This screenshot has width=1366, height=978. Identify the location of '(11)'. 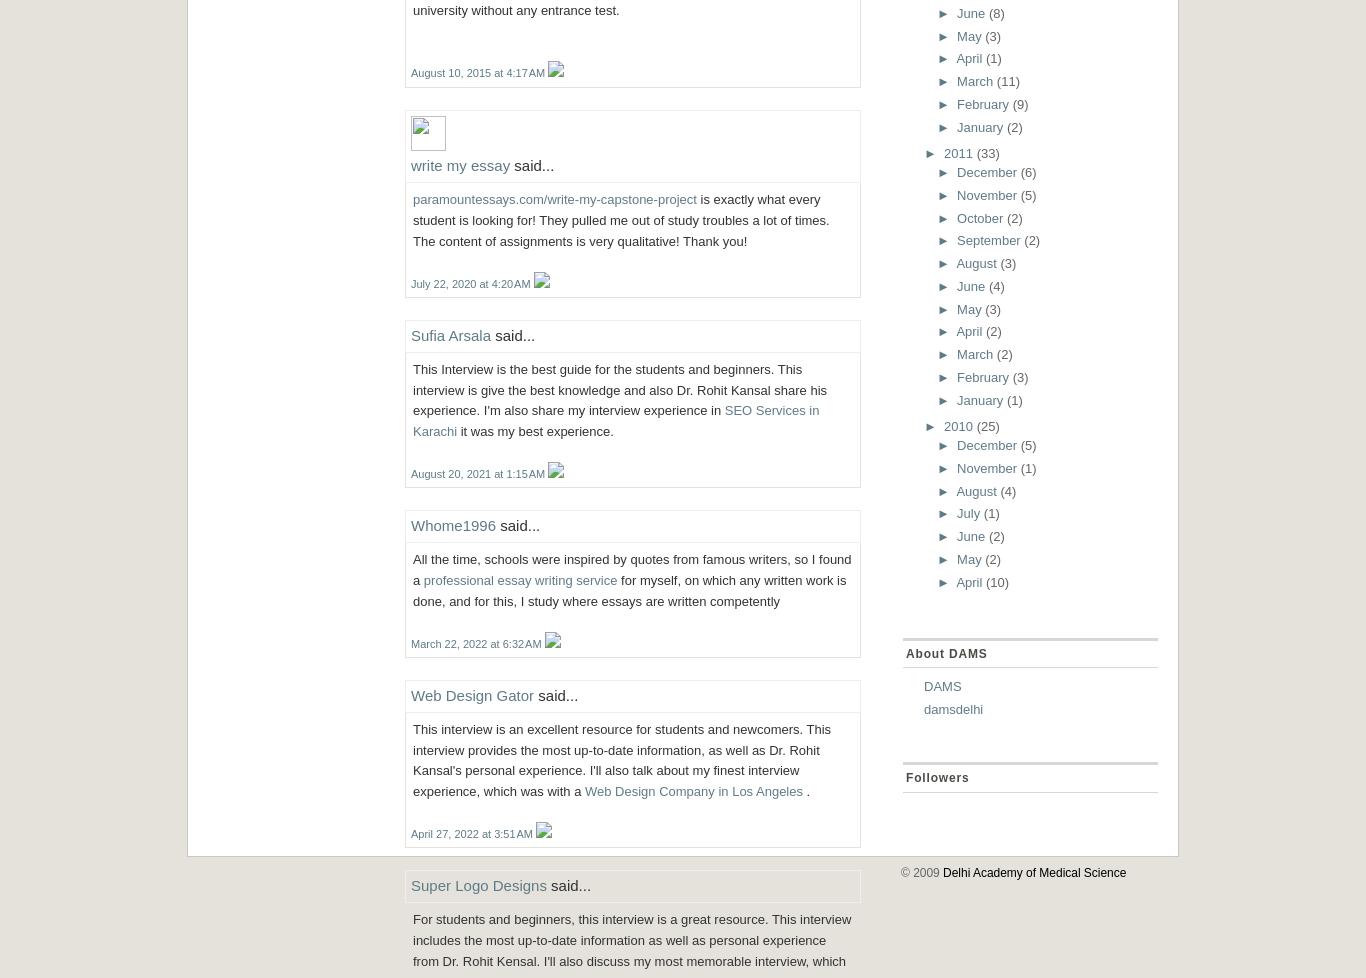
(995, 81).